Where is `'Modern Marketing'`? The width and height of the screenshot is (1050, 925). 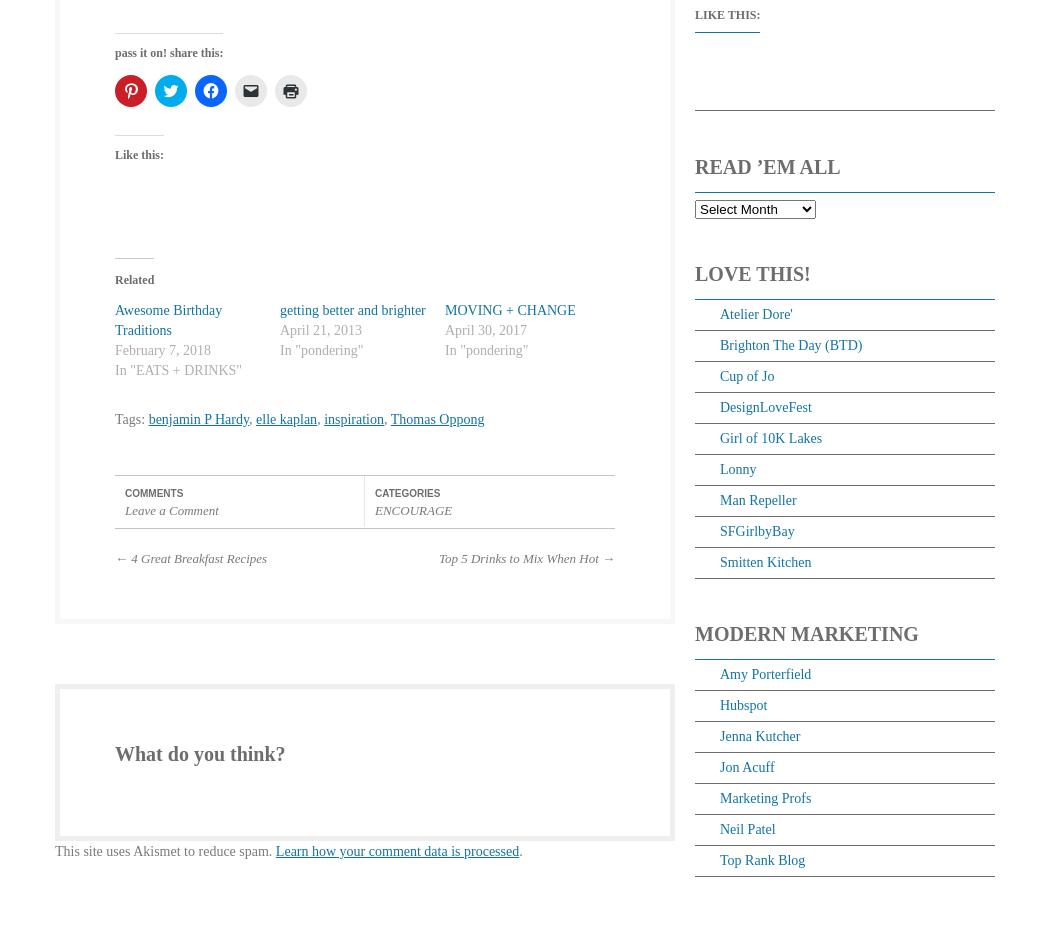
'Modern Marketing' is located at coordinates (805, 633).